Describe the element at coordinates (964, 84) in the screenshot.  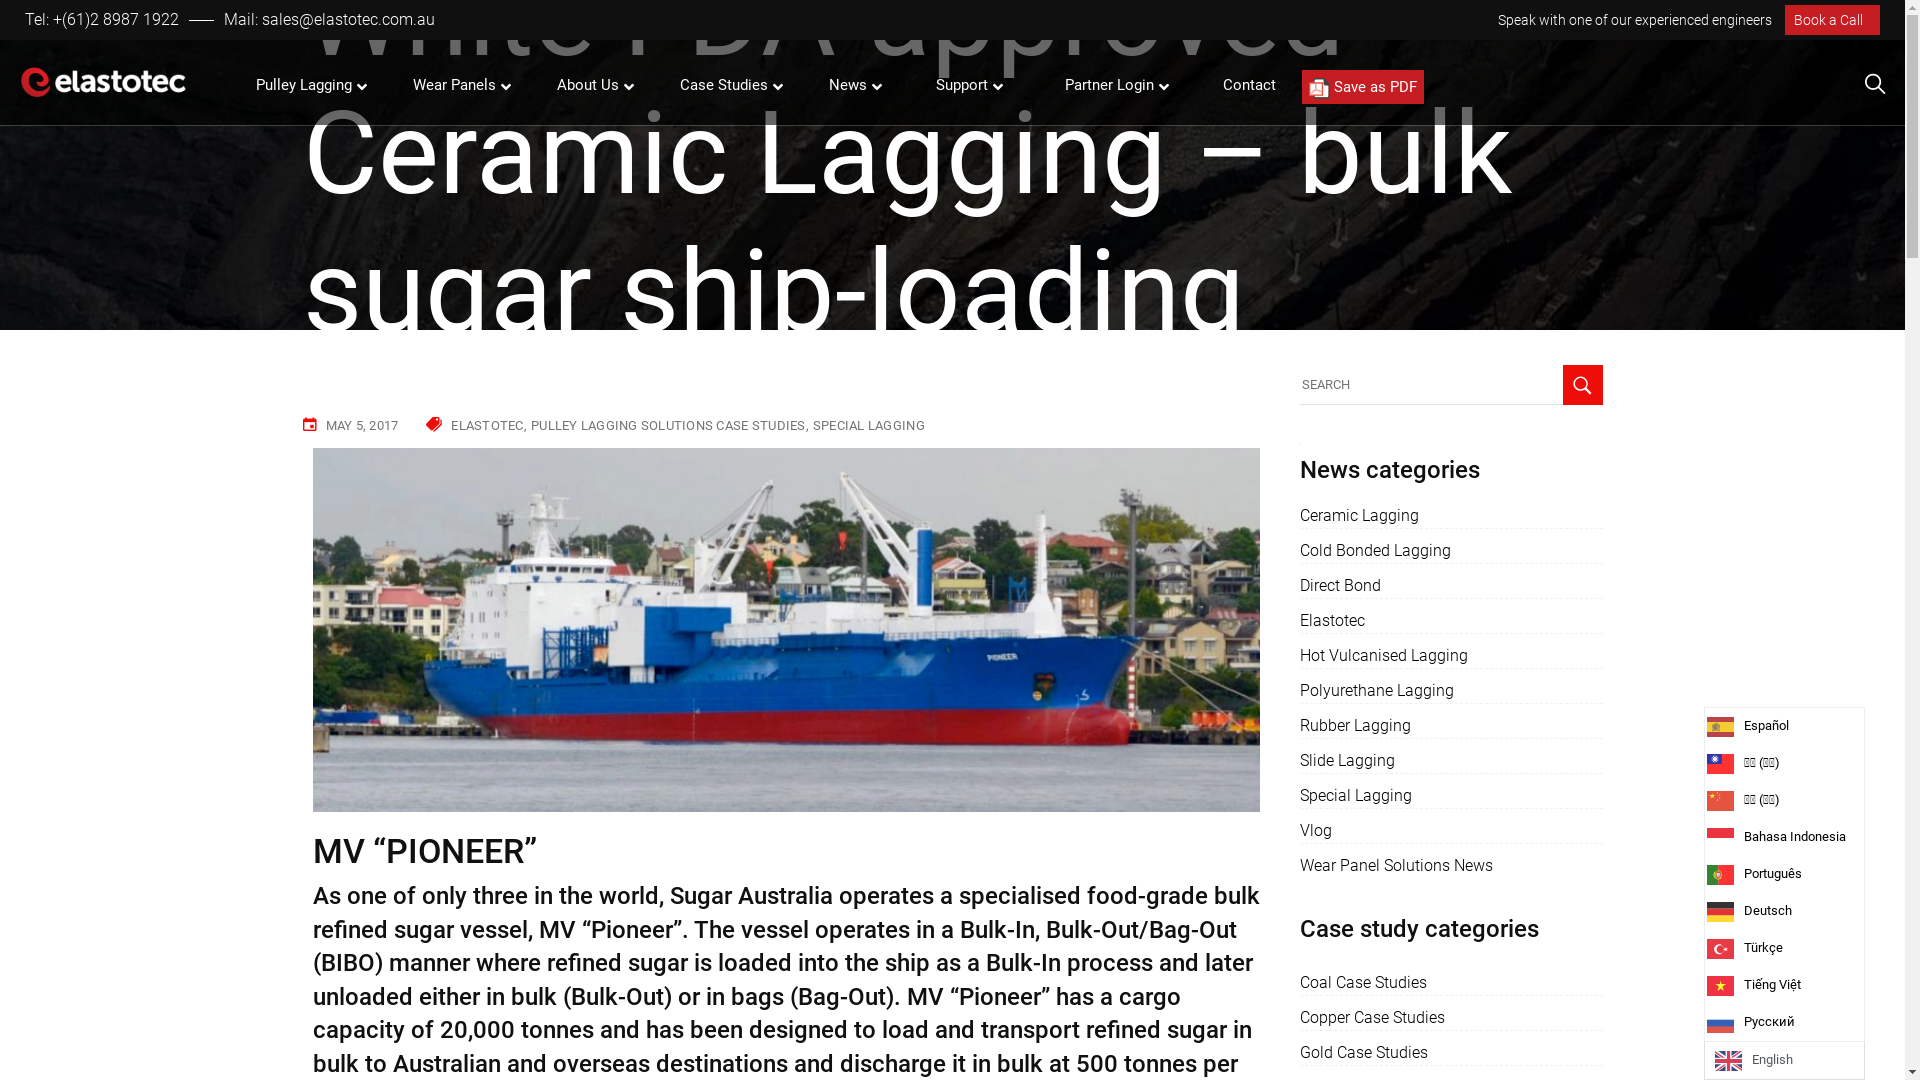
I see `'Support'` at that location.